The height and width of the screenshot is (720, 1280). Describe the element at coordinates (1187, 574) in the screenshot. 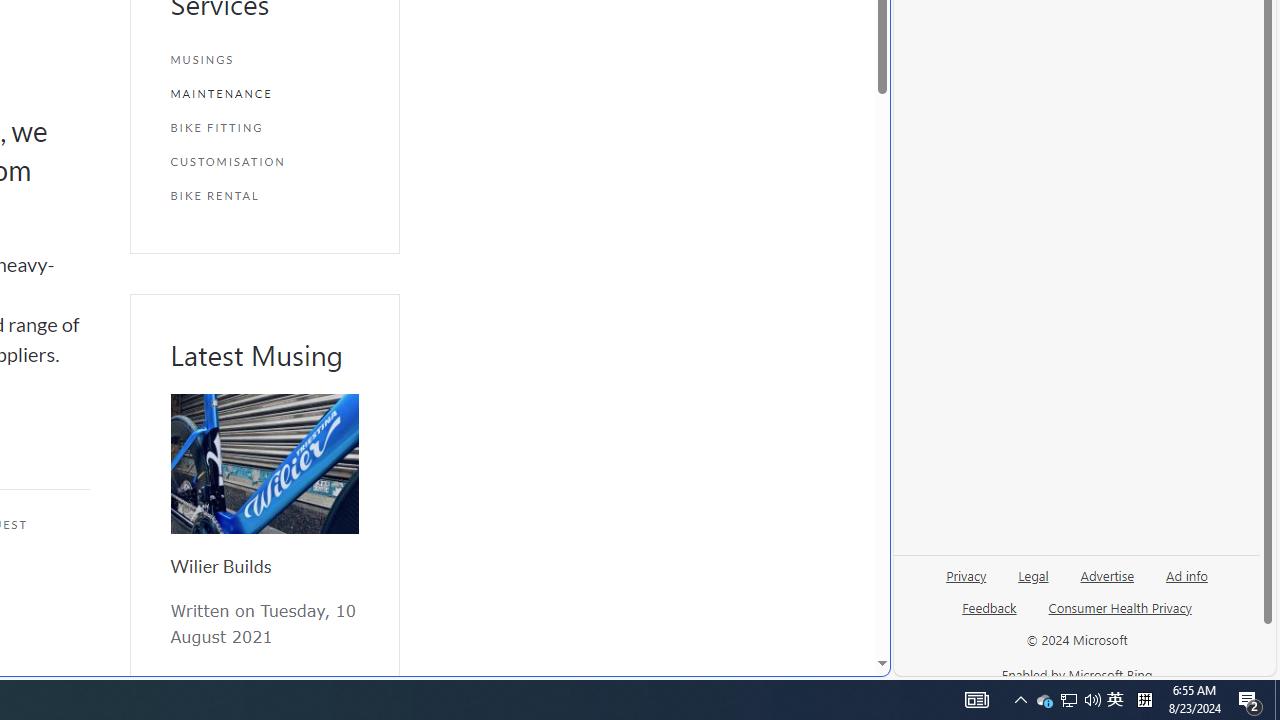

I see `'Ad info'` at that location.